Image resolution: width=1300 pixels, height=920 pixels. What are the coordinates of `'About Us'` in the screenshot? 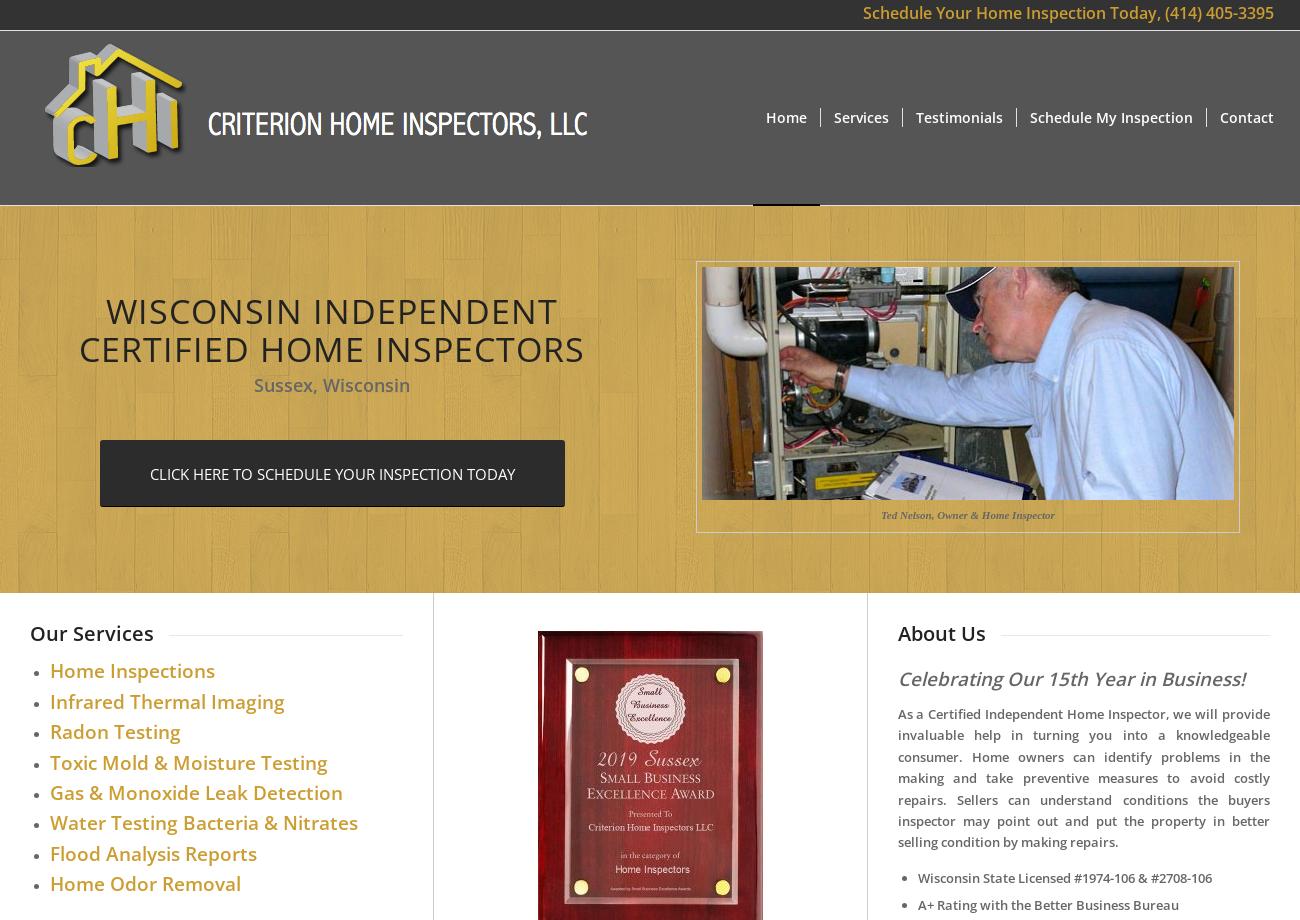 It's located at (940, 631).